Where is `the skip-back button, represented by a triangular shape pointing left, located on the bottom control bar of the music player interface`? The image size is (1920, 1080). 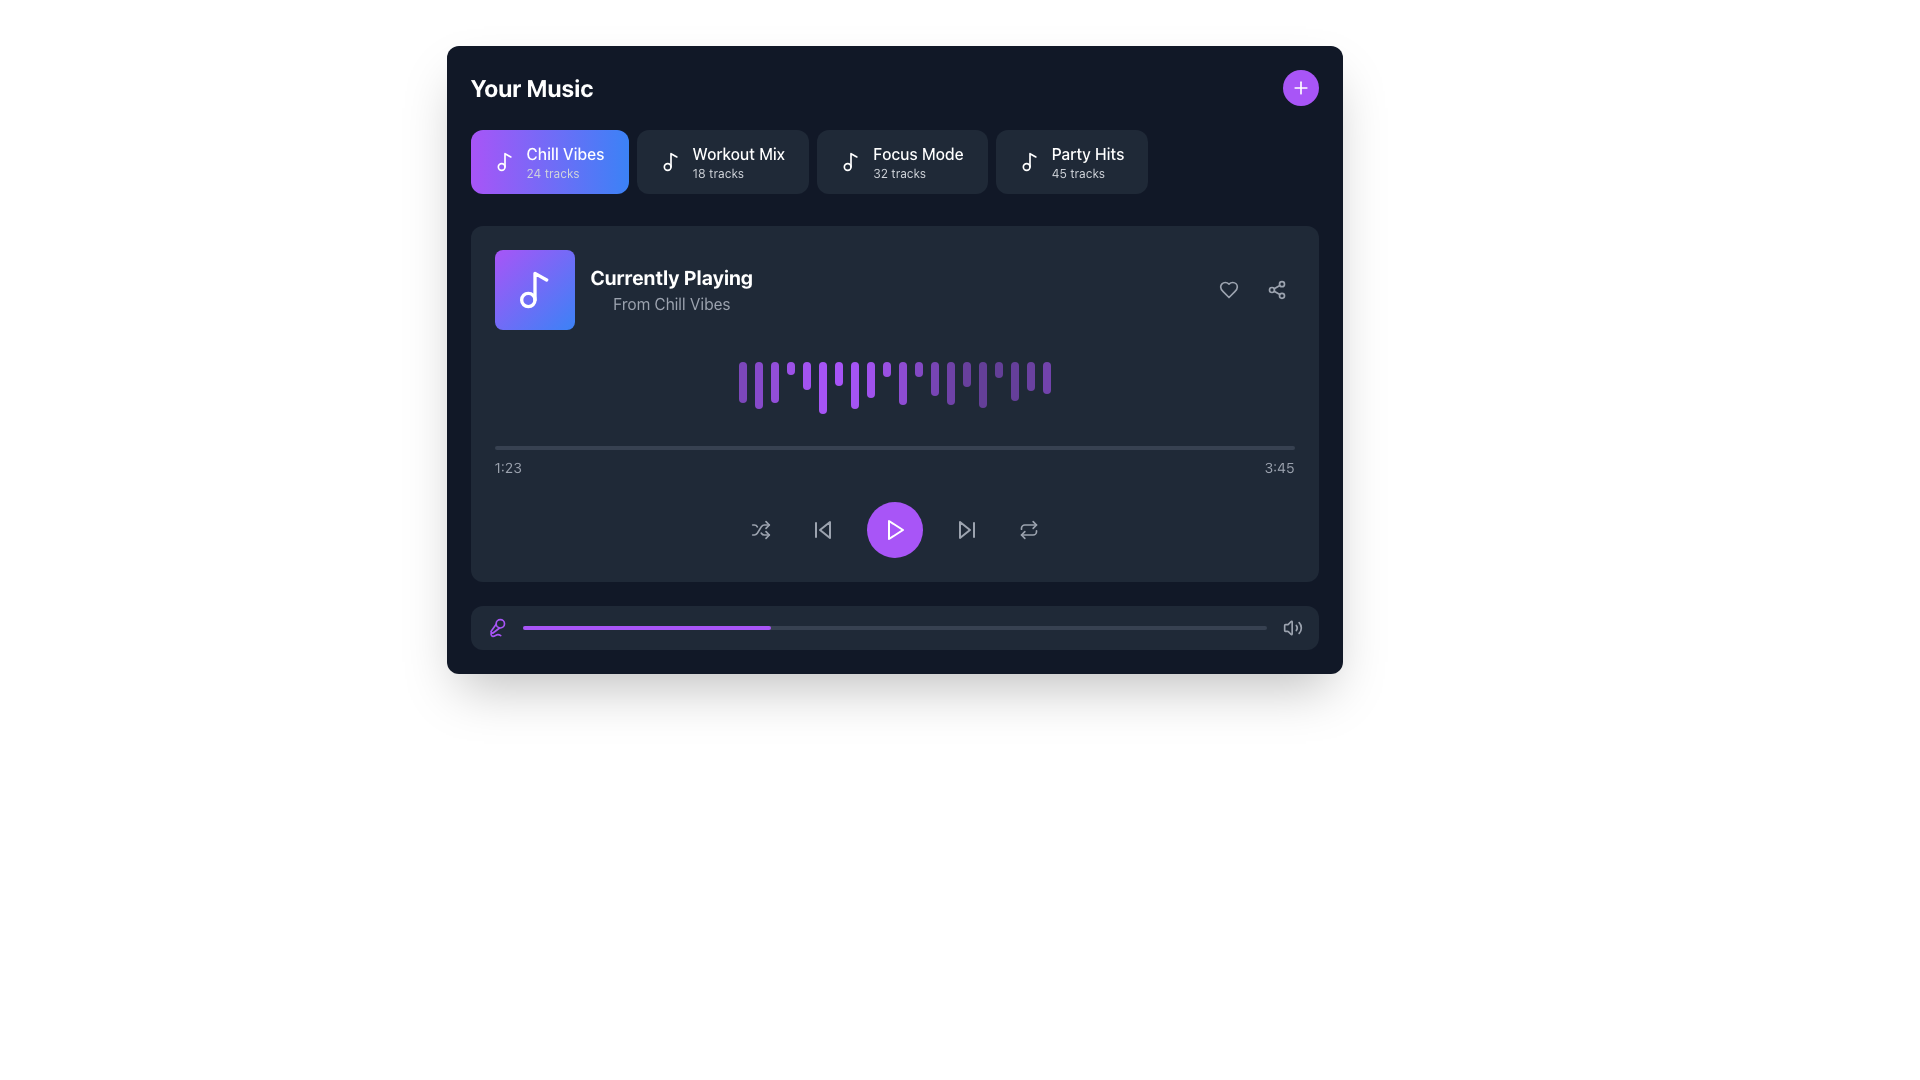 the skip-back button, represented by a triangular shape pointing left, located on the bottom control bar of the music player interface is located at coordinates (822, 529).